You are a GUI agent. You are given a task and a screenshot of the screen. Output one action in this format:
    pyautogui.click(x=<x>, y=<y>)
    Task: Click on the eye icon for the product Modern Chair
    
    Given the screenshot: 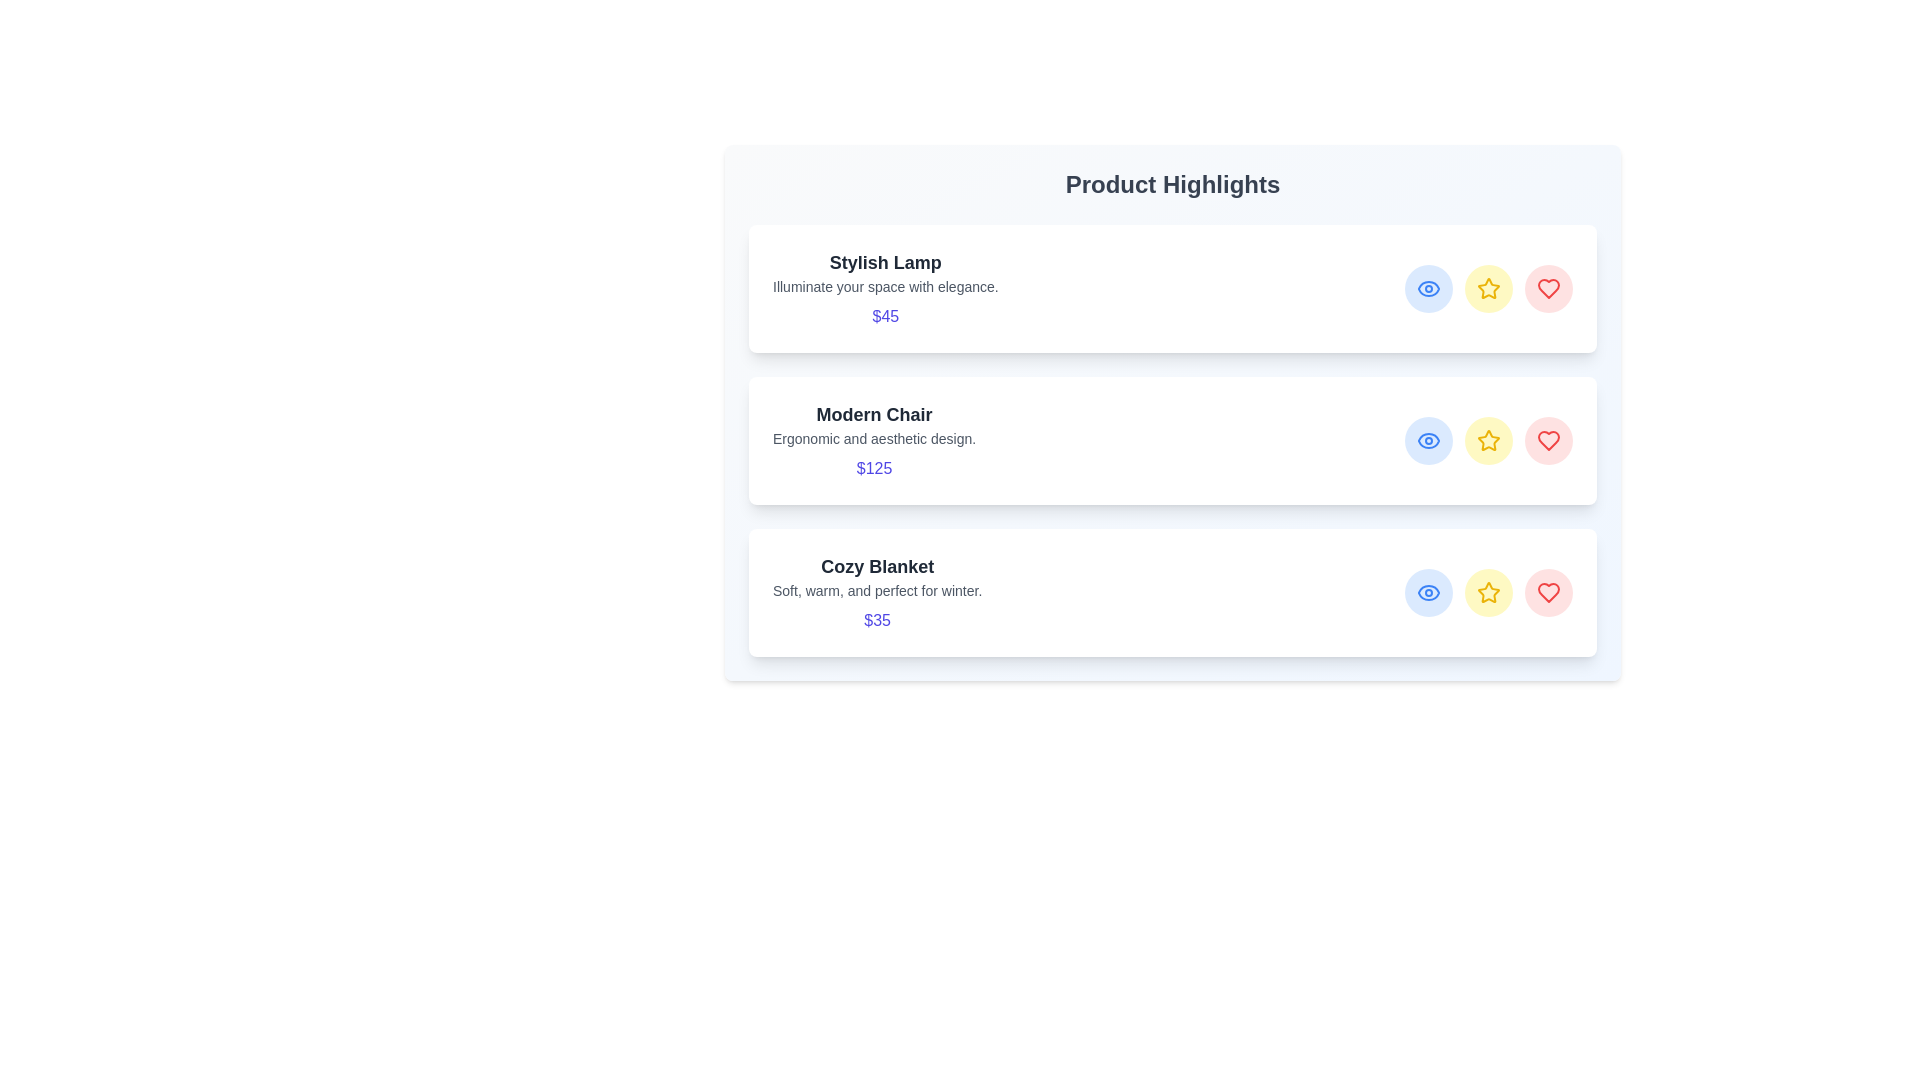 What is the action you would take?
    pyautogui.click(x=1428, y=439)
    